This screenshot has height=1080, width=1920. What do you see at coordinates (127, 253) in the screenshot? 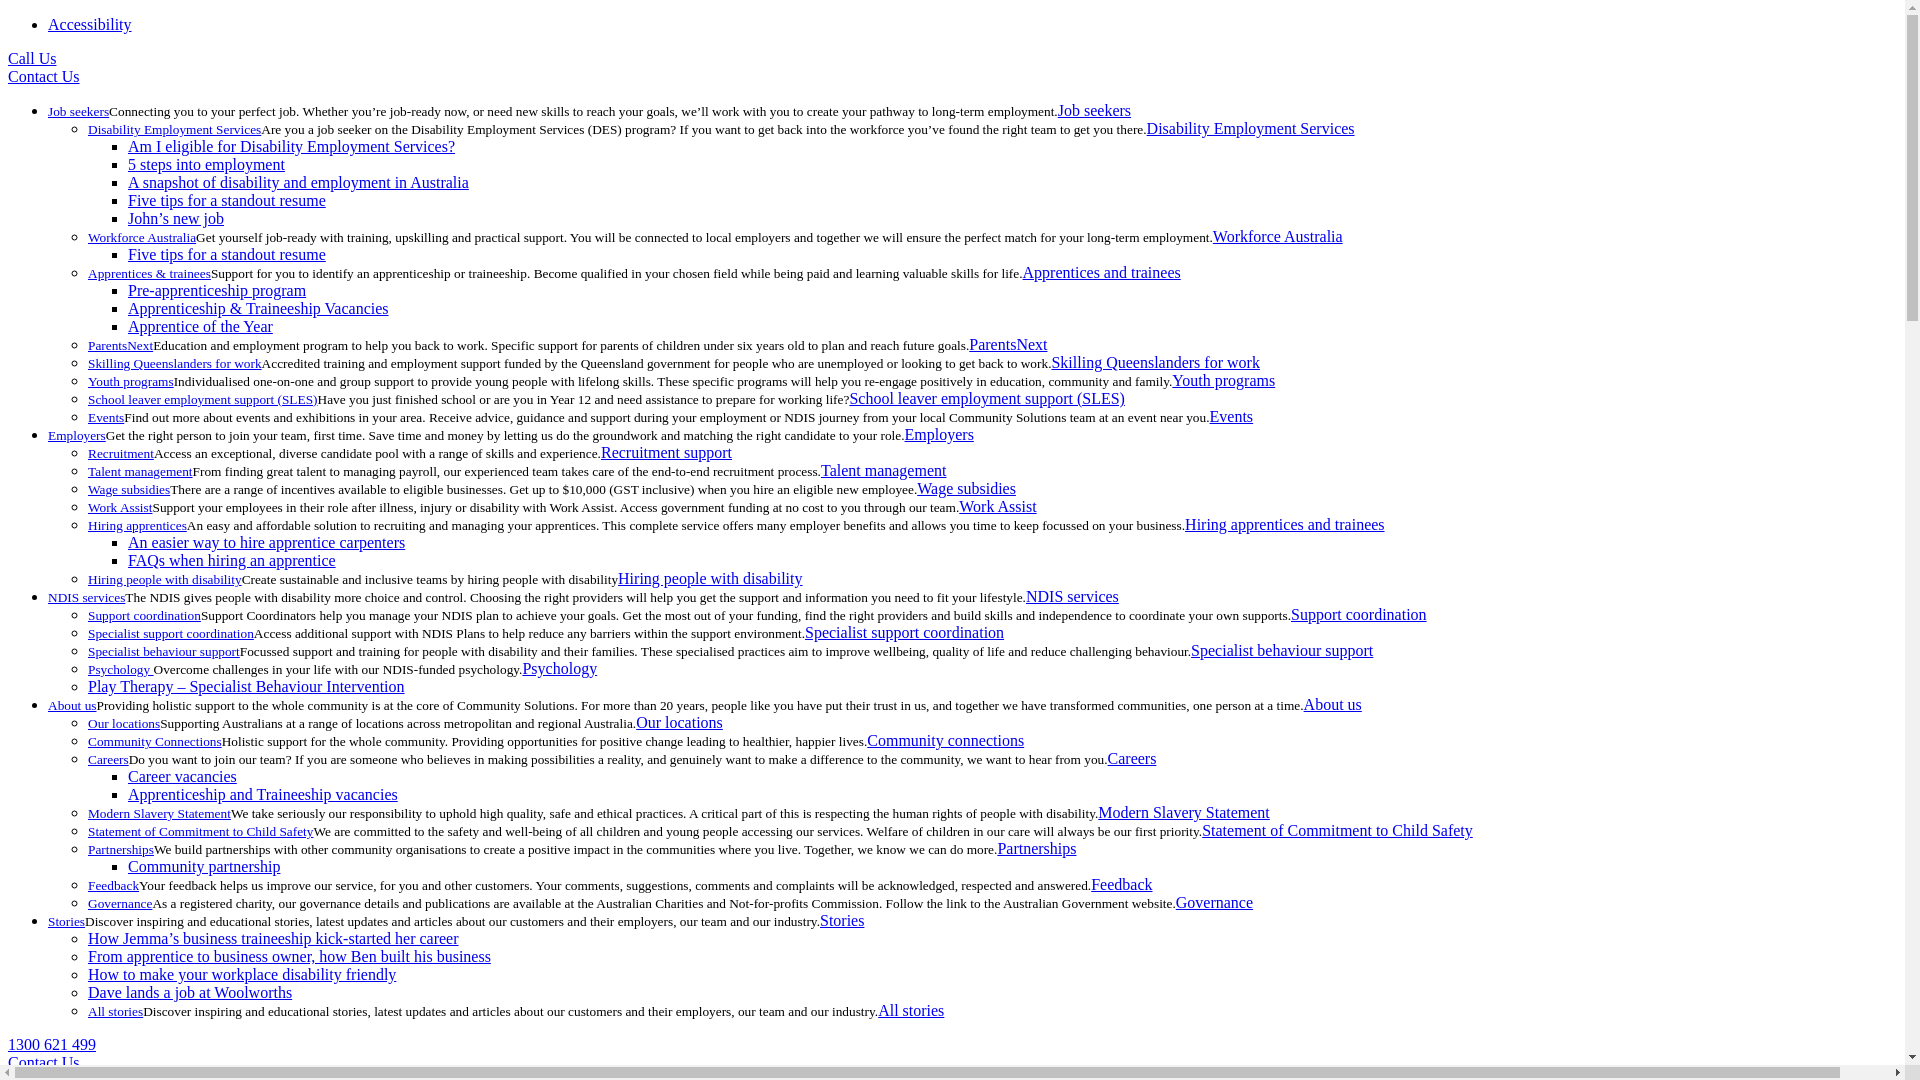
I see `'Five tips for a standout resume'` at bounding box center [127, 253].